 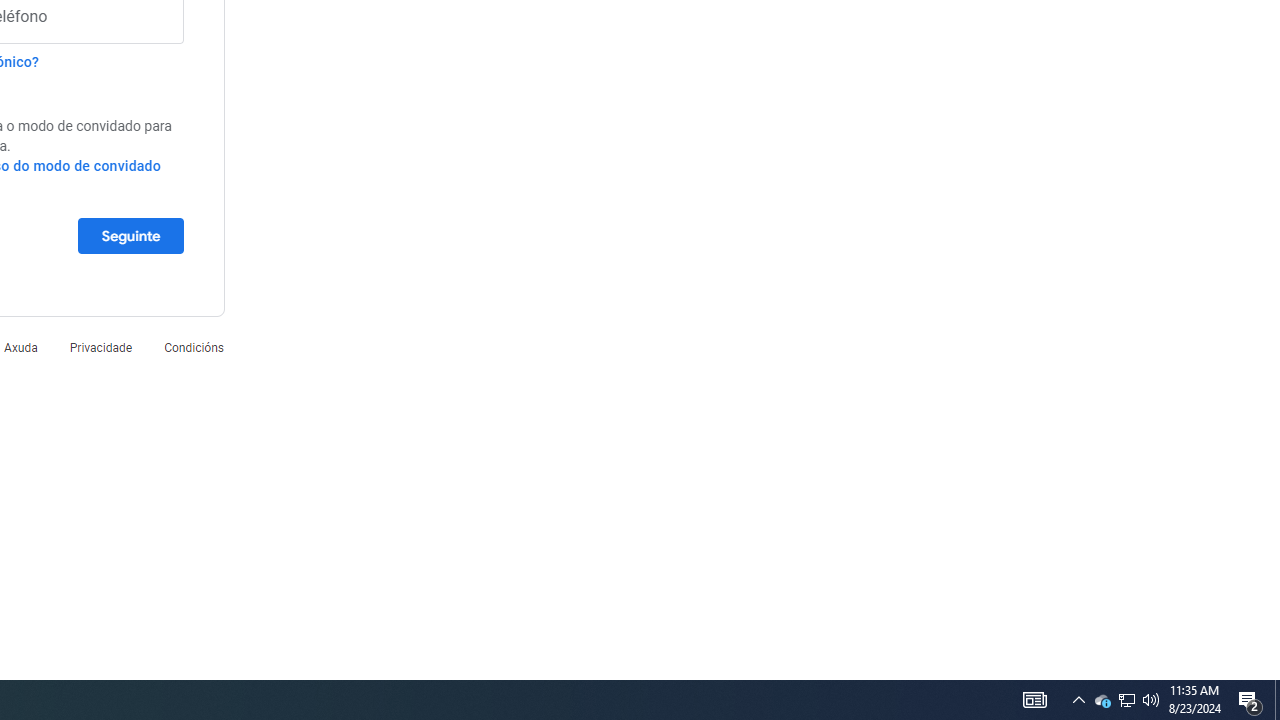 What do you see at coordinates (99, 346) in the screenshot?
I see `'Privacidade'` at bounding box center [99, 346].